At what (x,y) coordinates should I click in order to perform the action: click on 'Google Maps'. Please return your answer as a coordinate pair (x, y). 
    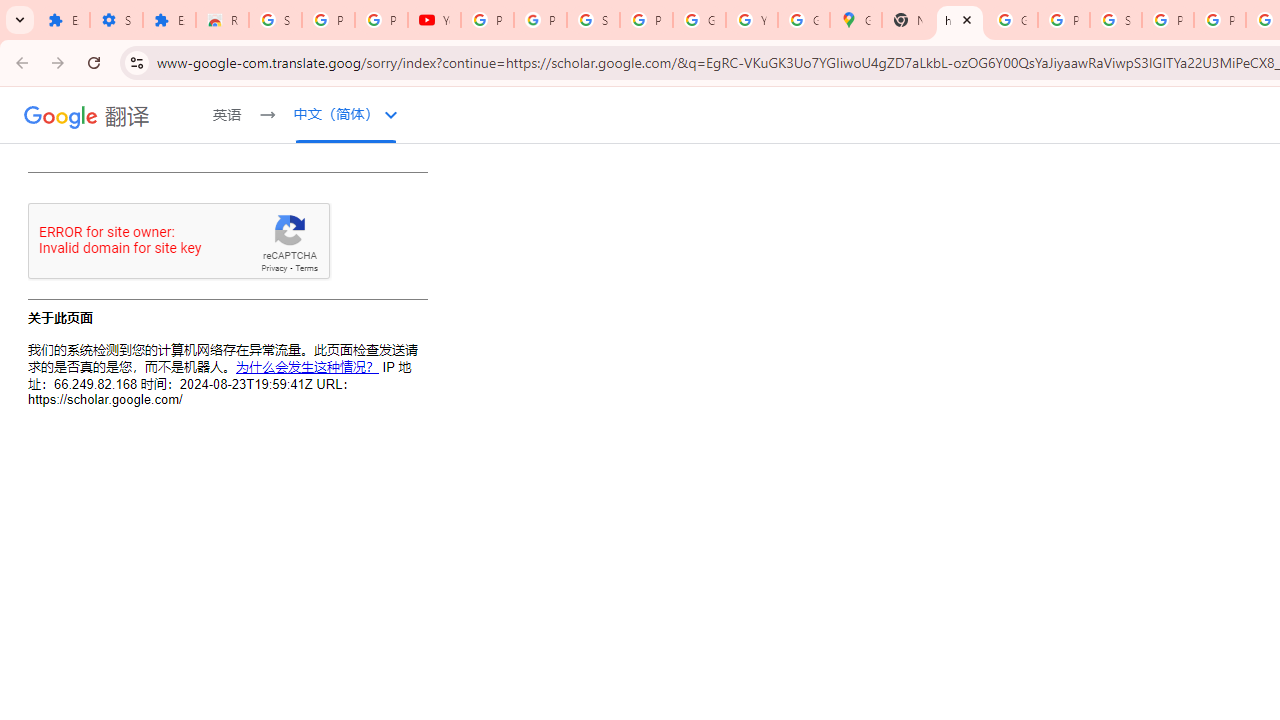
    Looking at the image, I should click on (855, 20).